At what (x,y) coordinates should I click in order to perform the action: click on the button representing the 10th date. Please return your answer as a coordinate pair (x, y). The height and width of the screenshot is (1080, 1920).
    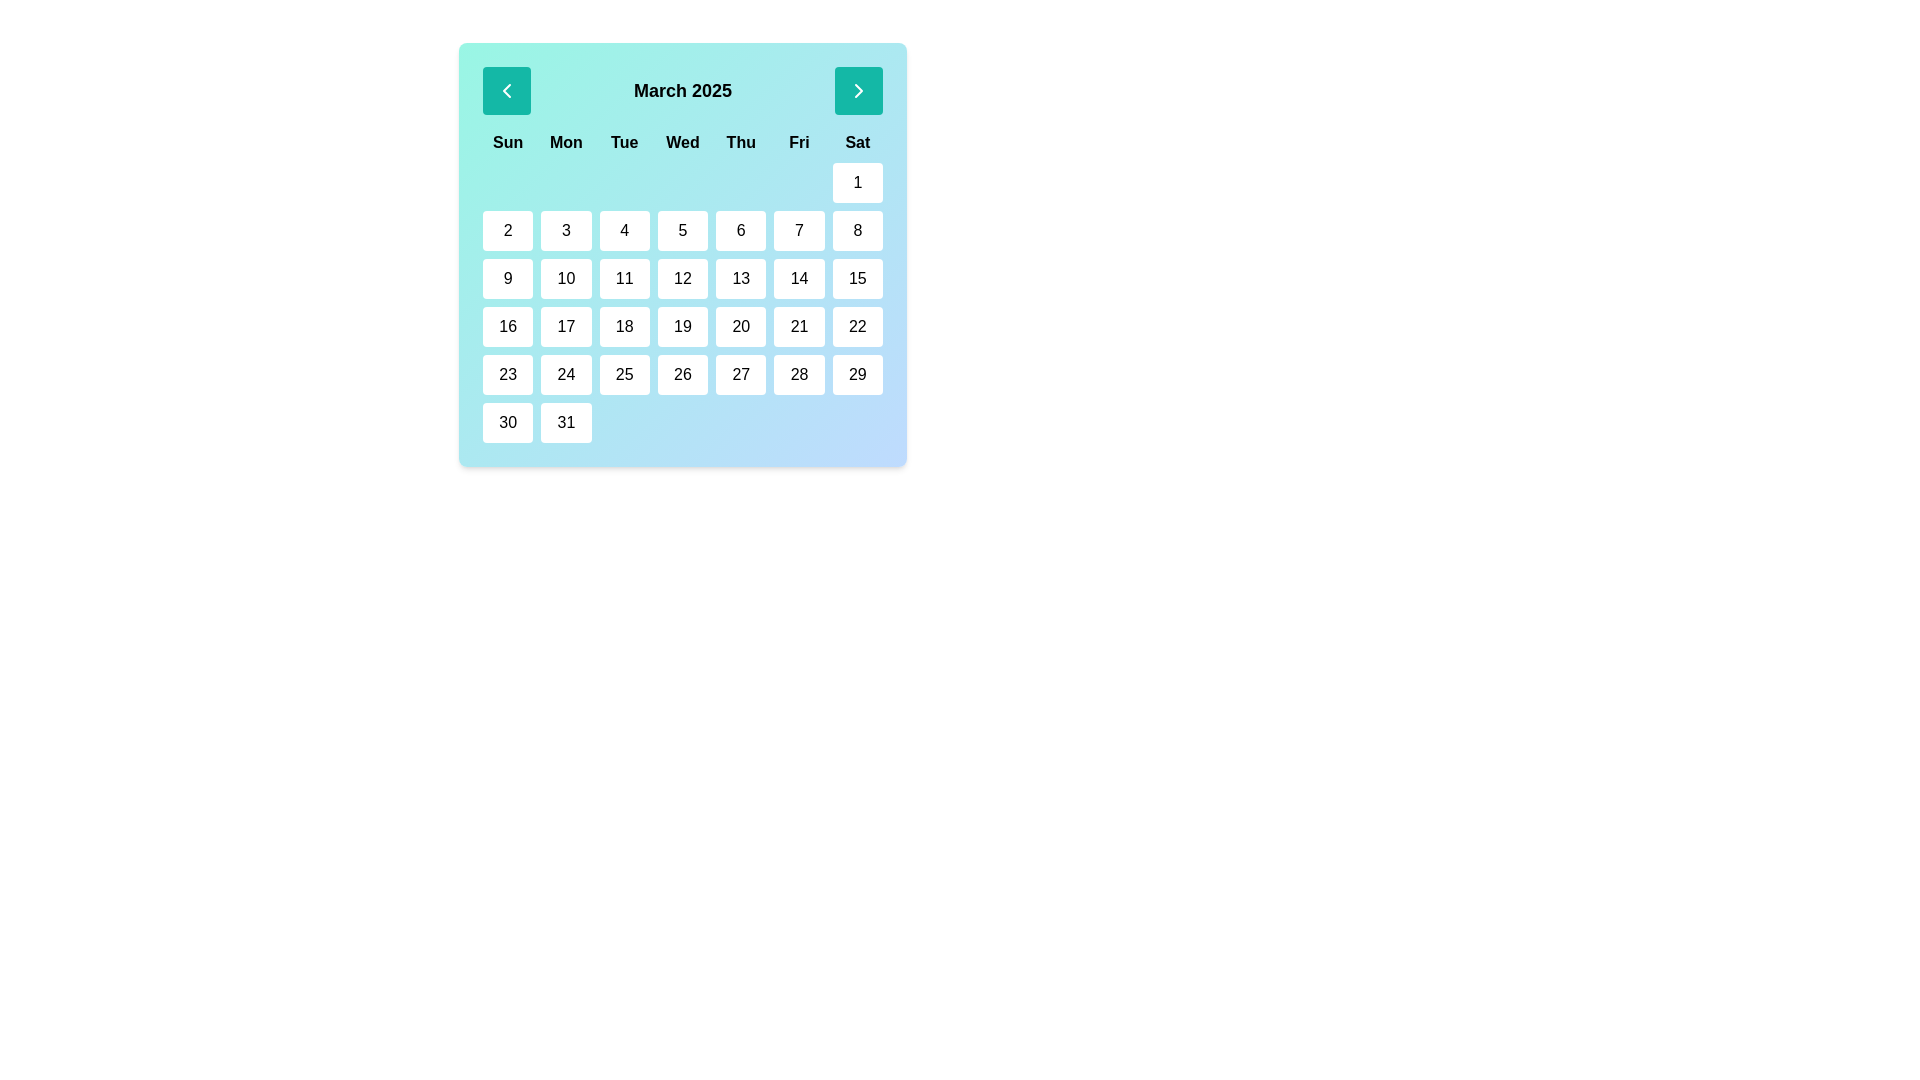
    Looking at the image, I should click on (565, 278).